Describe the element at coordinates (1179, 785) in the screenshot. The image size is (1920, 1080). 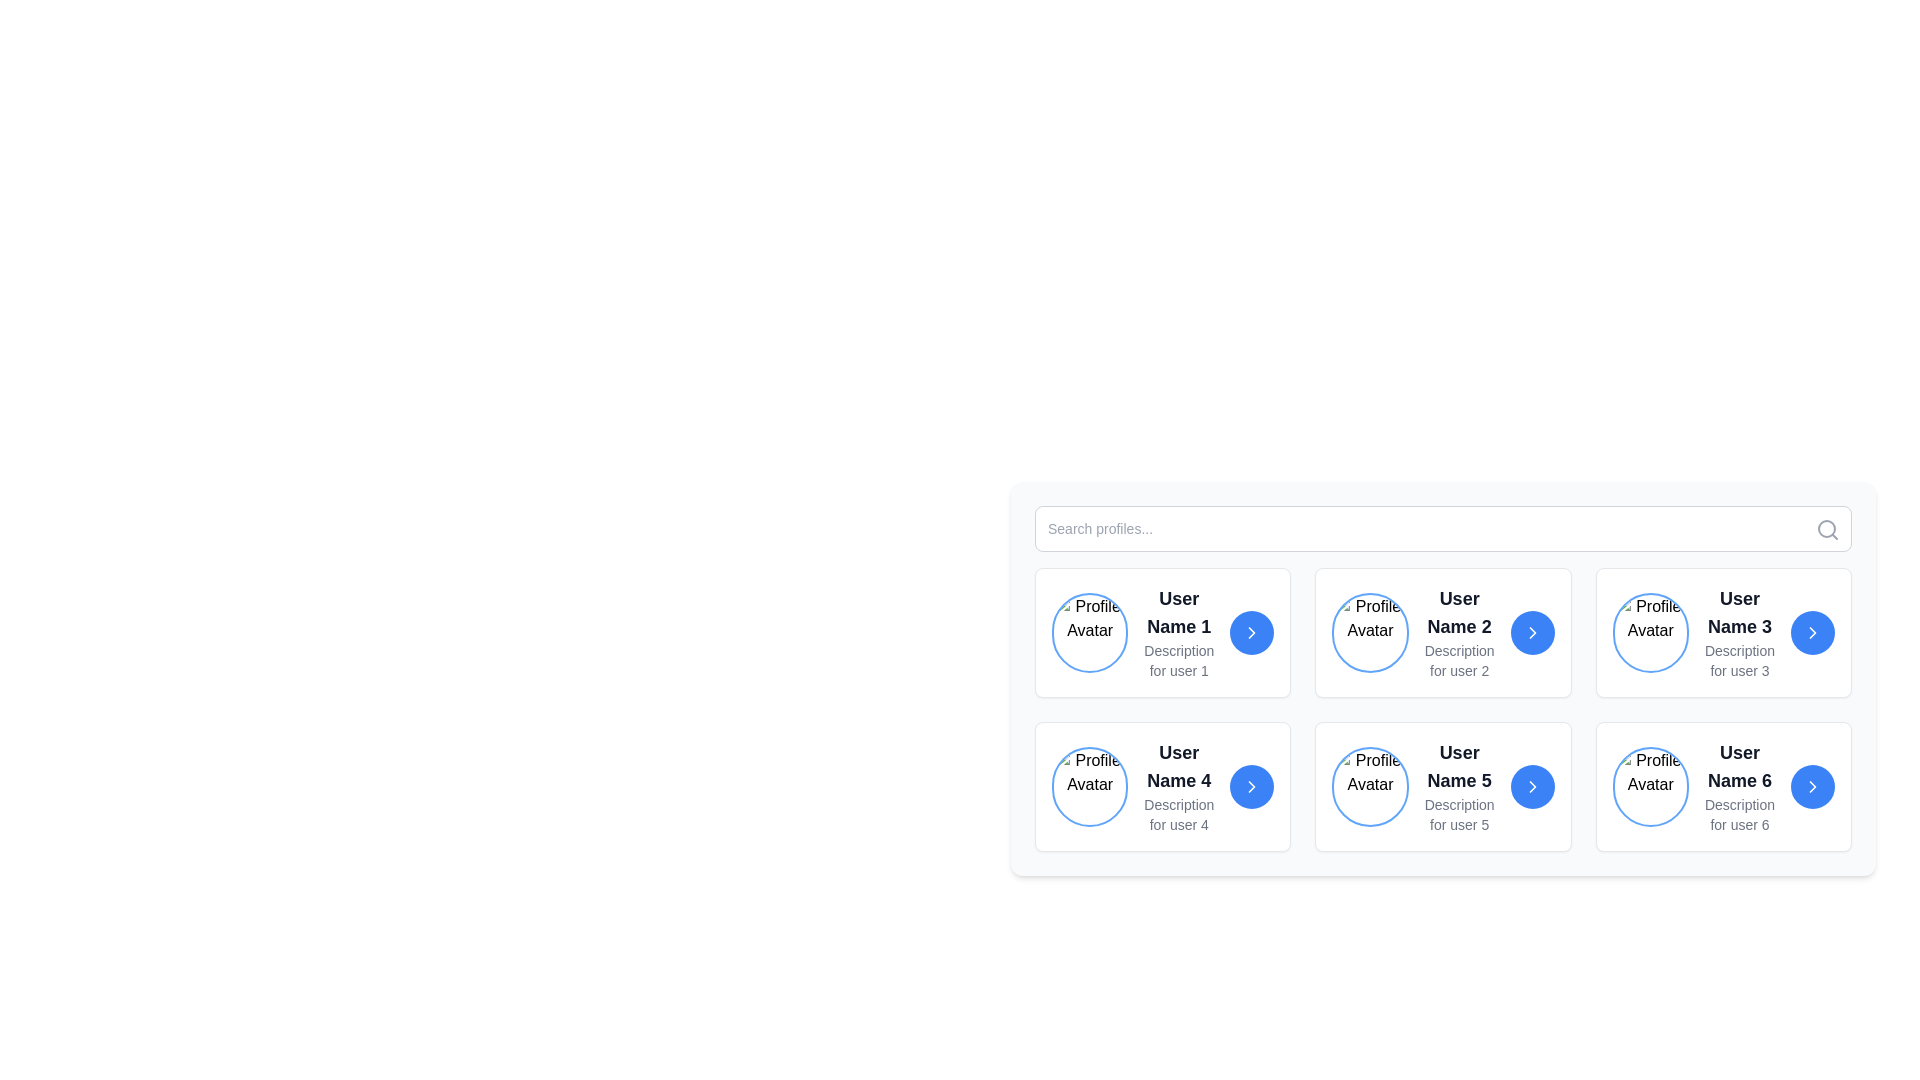
I see `the multi-line text label containing 'User Name 4' and 'Description for user 4' in the fourth user card of the second row, located to the right of the profile avatar and left of the action button` at that location.